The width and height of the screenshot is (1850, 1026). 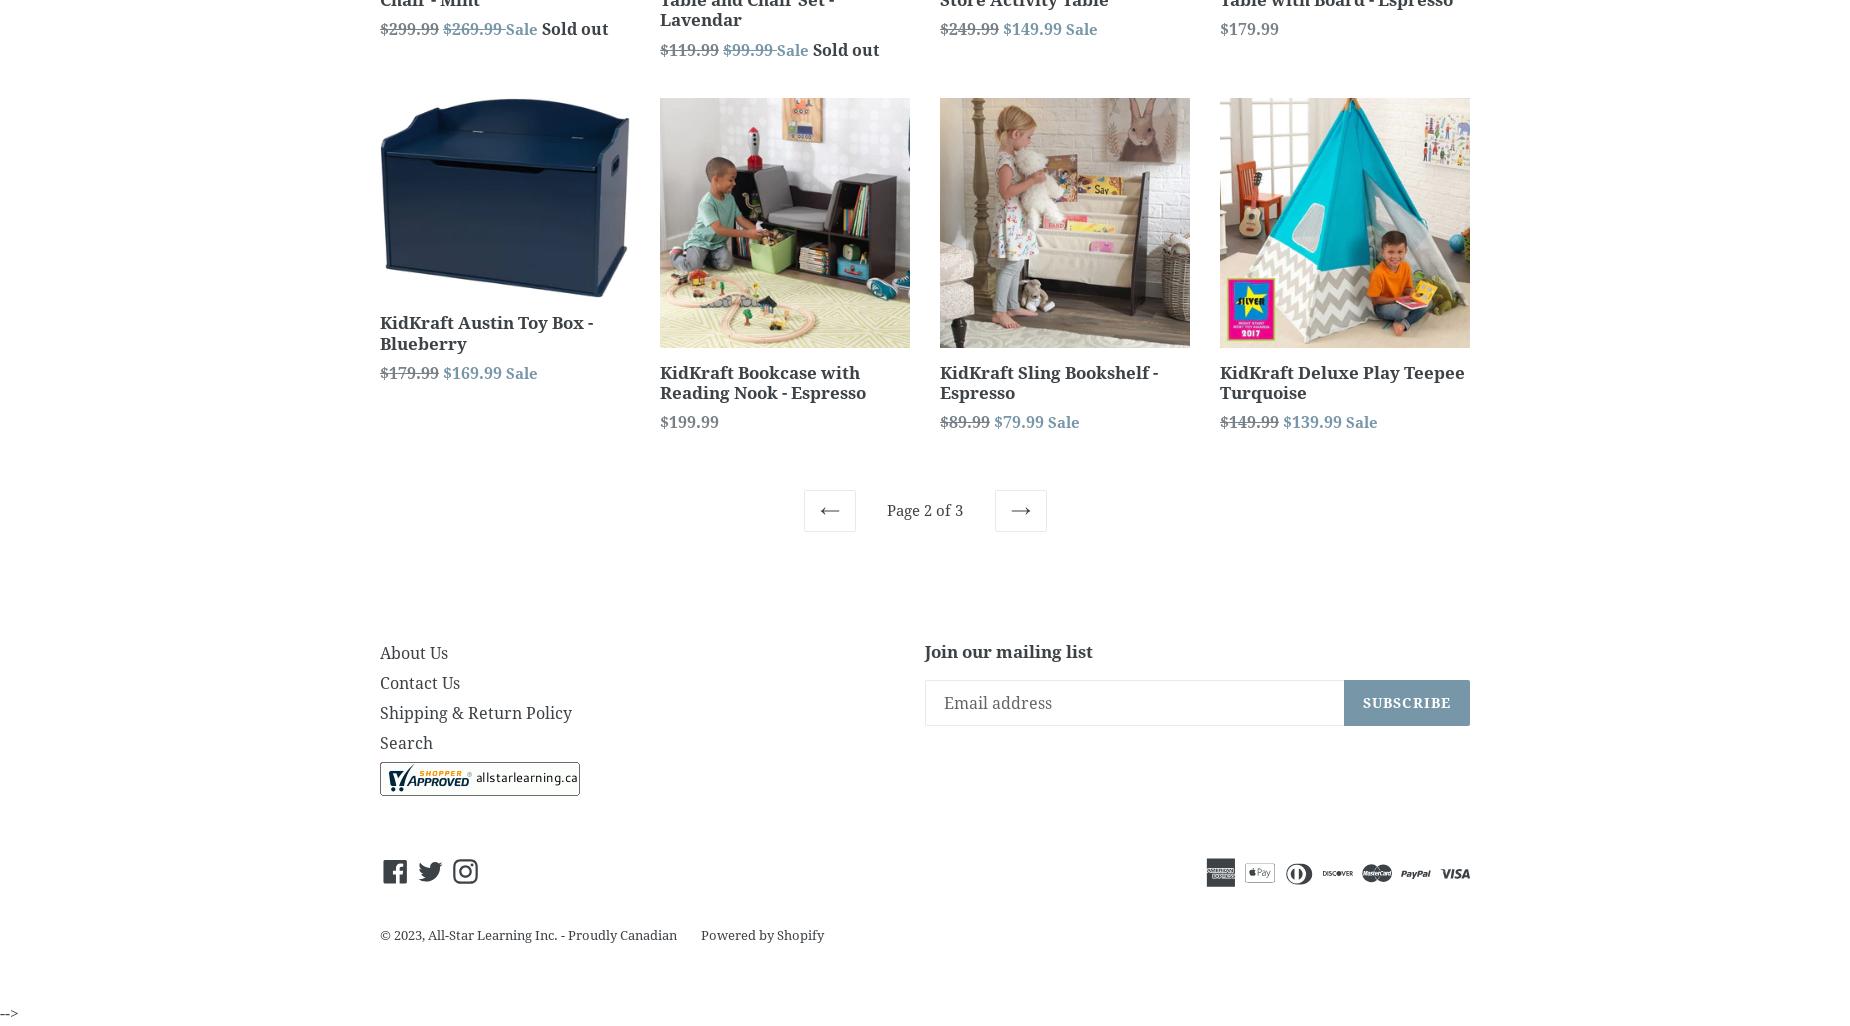 I want to click on '$139.99', so click(x=1313, y=422).